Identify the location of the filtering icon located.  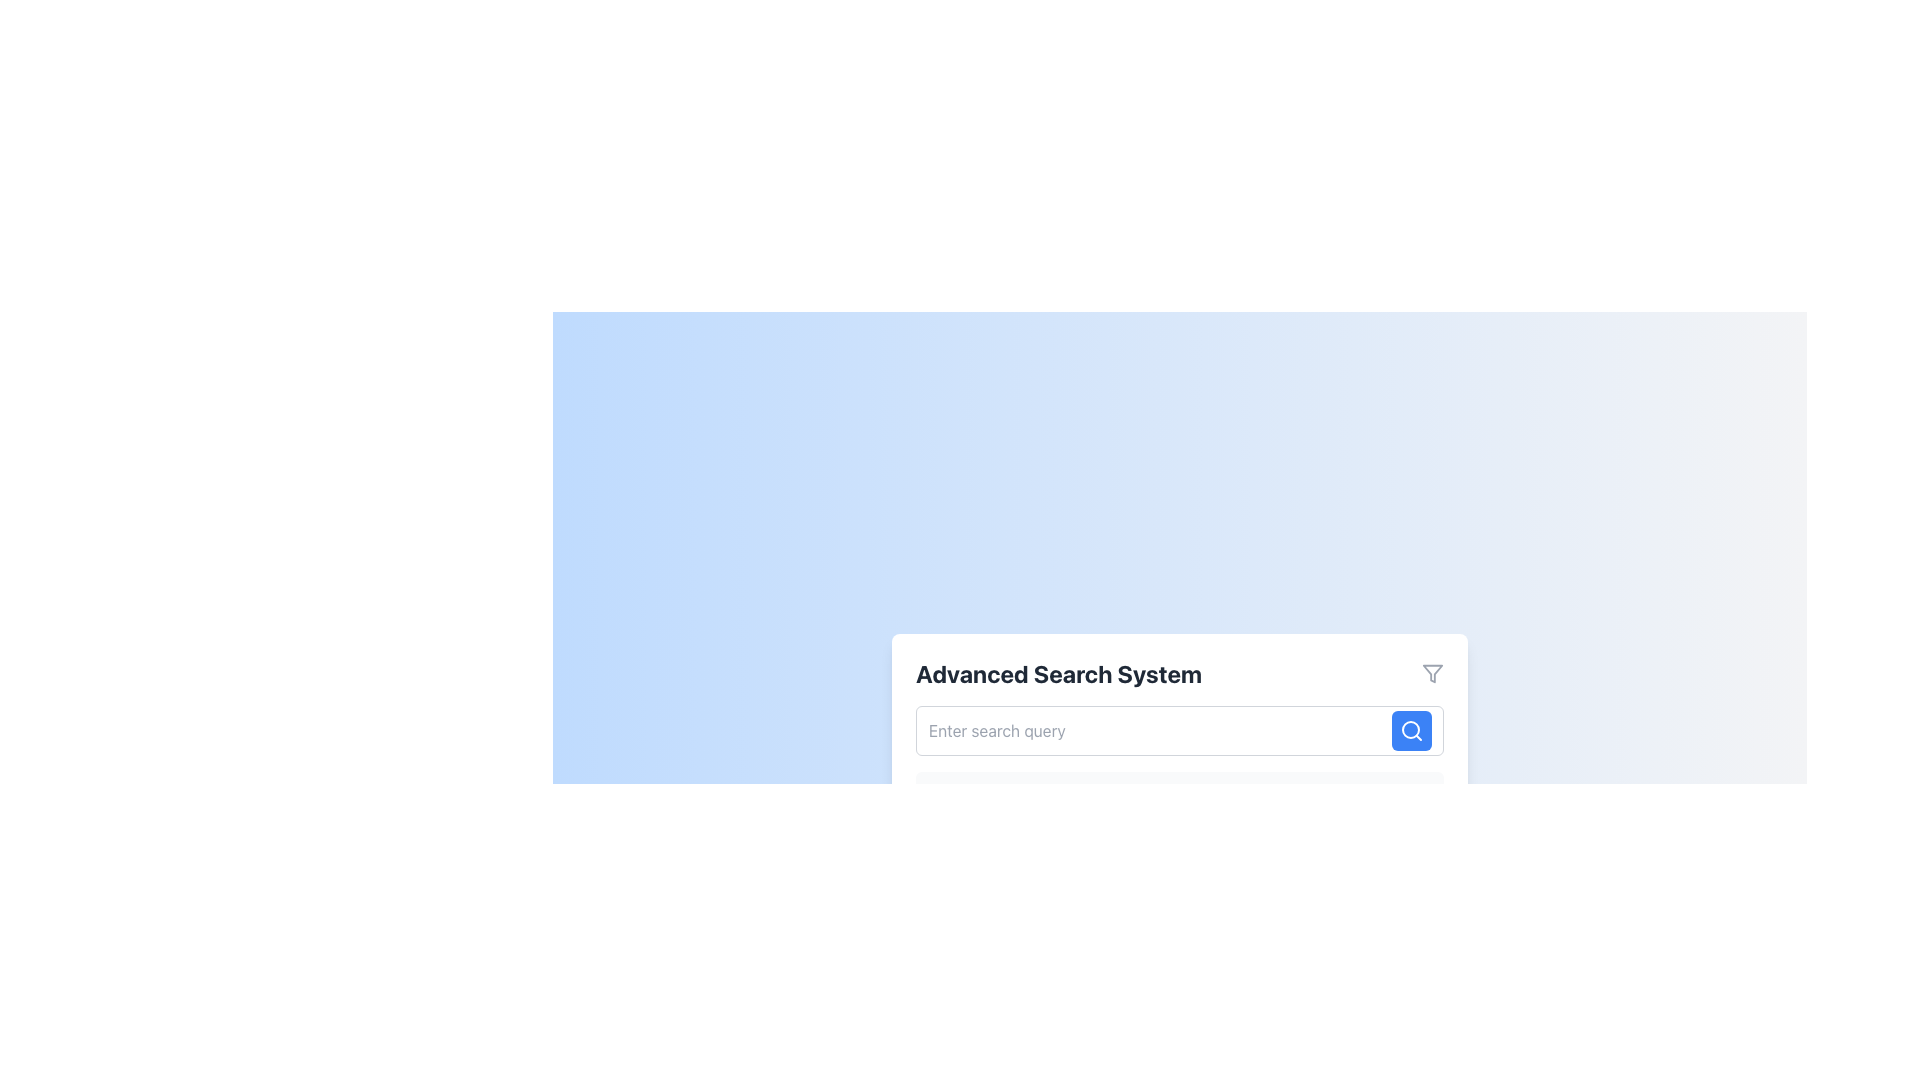
(1432, 674).